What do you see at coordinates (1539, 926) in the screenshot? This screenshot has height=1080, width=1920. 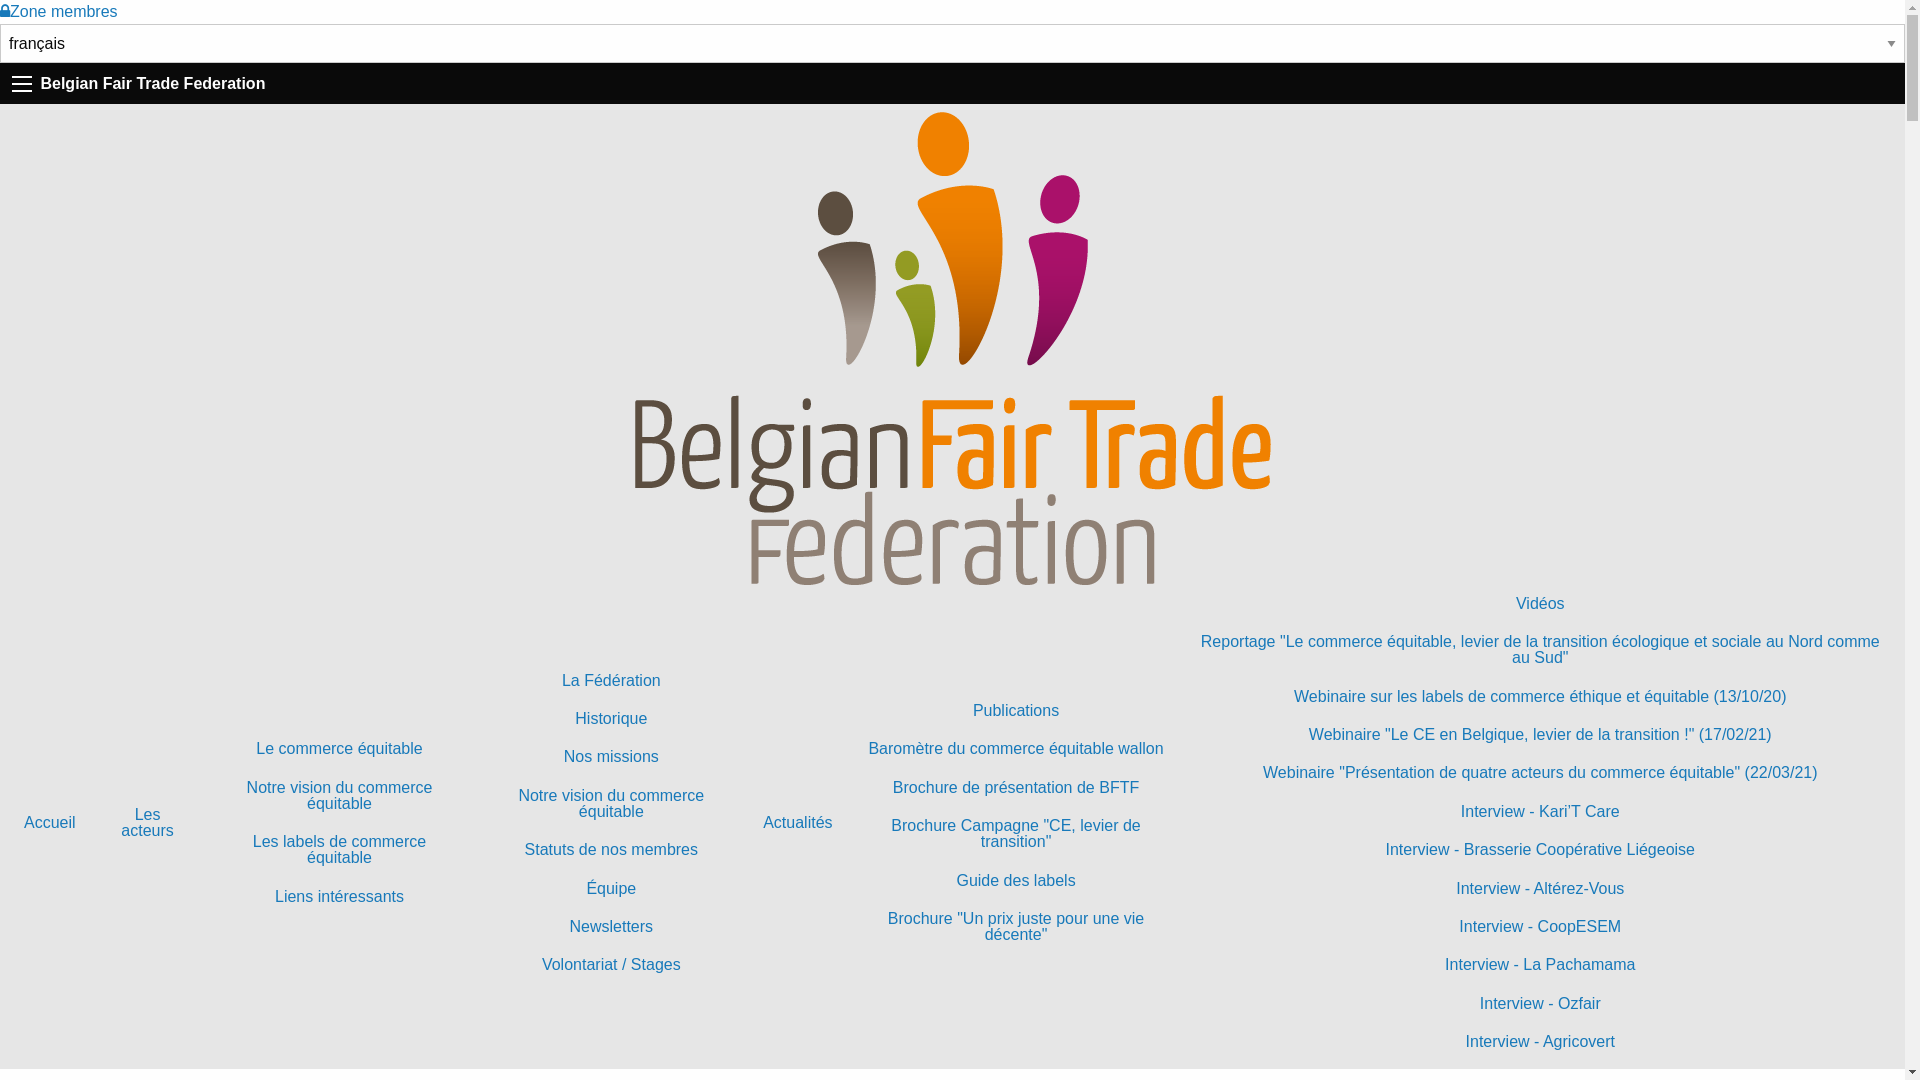 I see `'Interview - CoopESEM'` at bounding box center [1539, 926].